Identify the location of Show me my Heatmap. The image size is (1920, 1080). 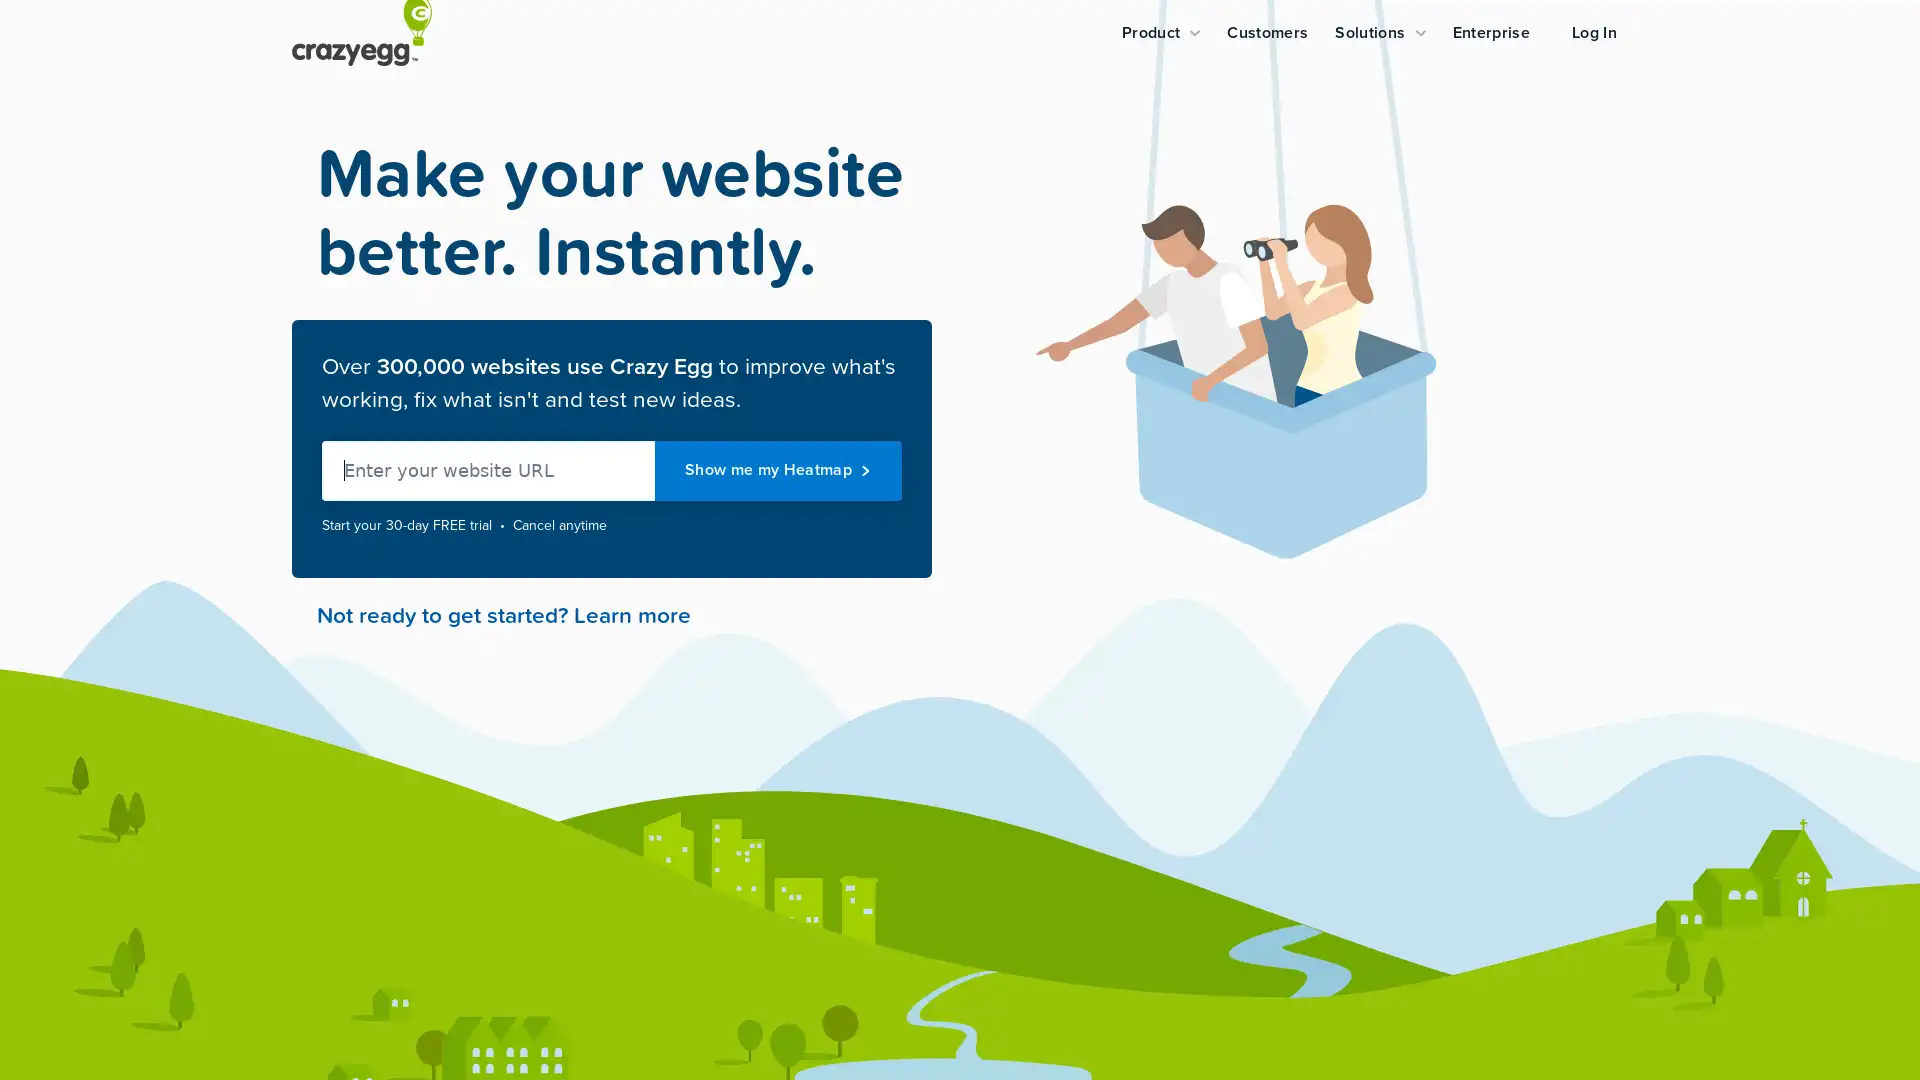
(776, 489).